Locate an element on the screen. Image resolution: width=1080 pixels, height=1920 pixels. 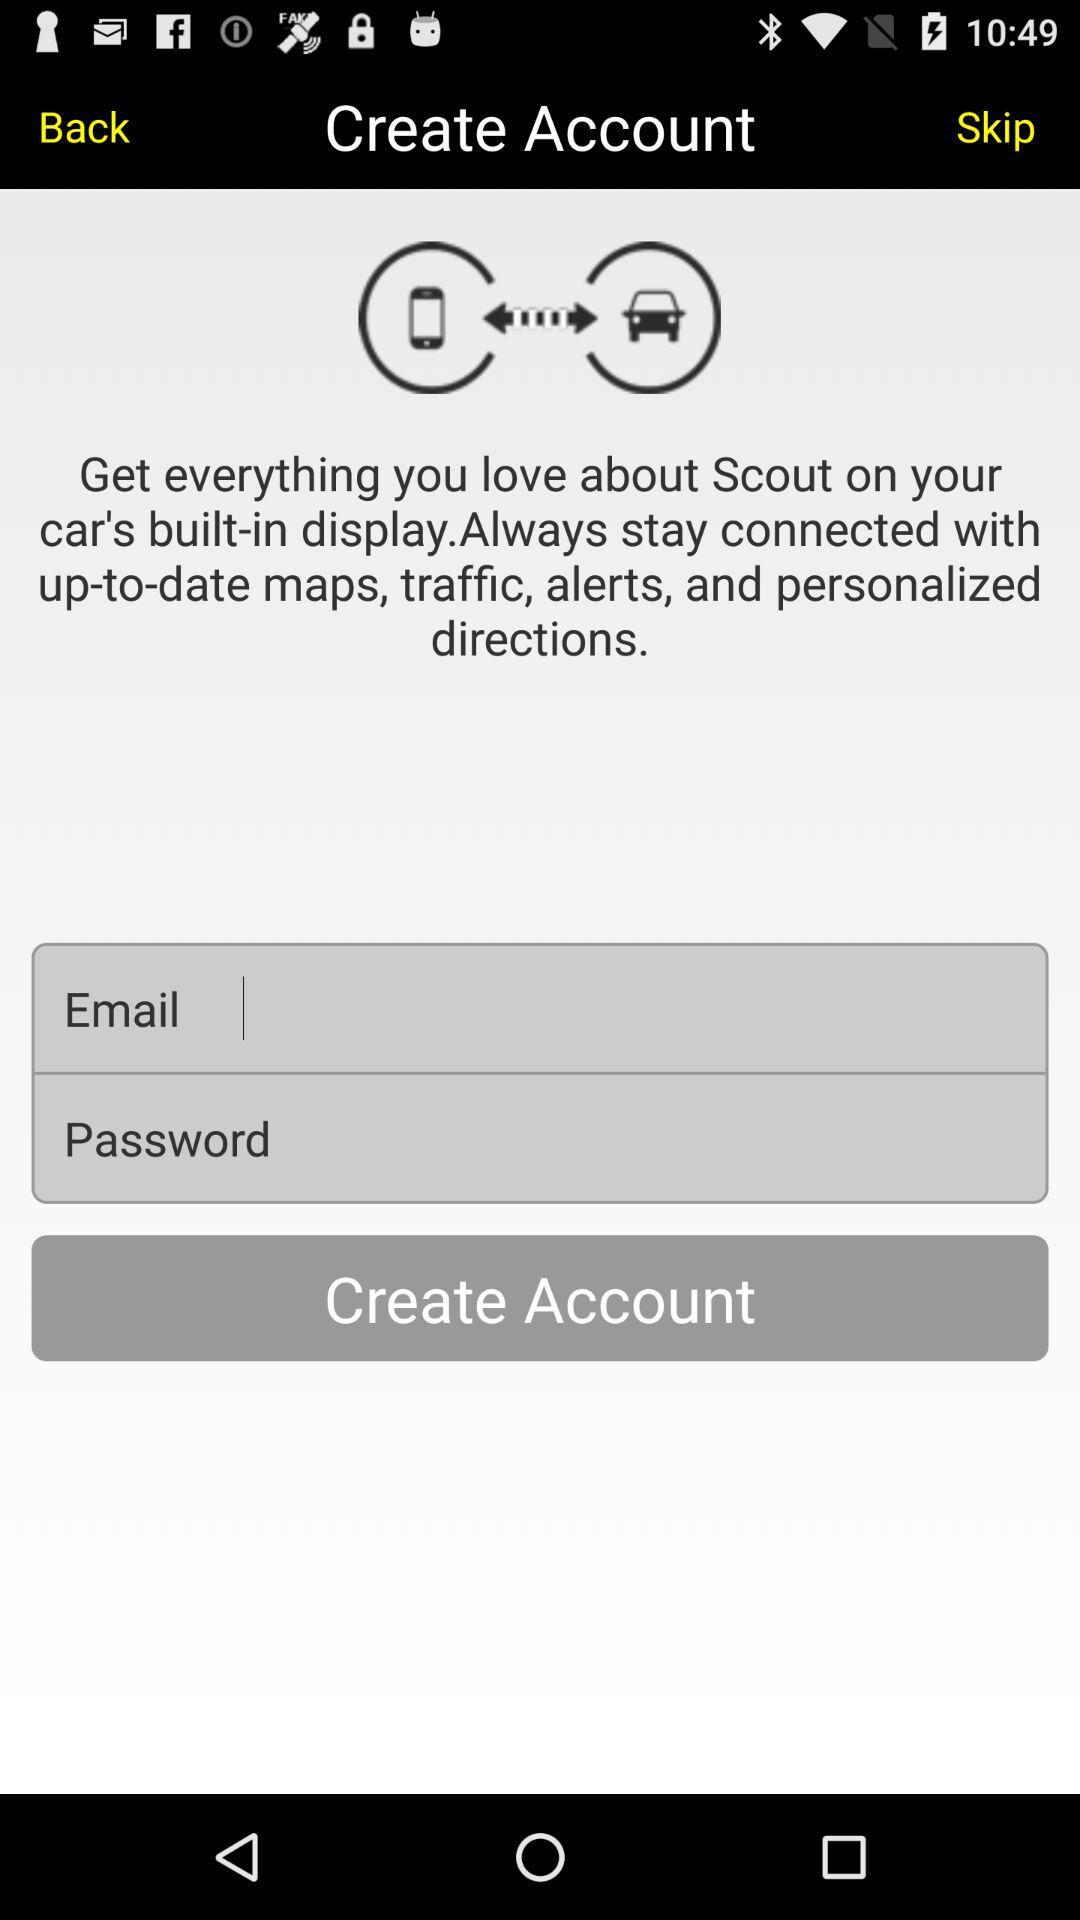
email required is located at coordinates (628, 1008).